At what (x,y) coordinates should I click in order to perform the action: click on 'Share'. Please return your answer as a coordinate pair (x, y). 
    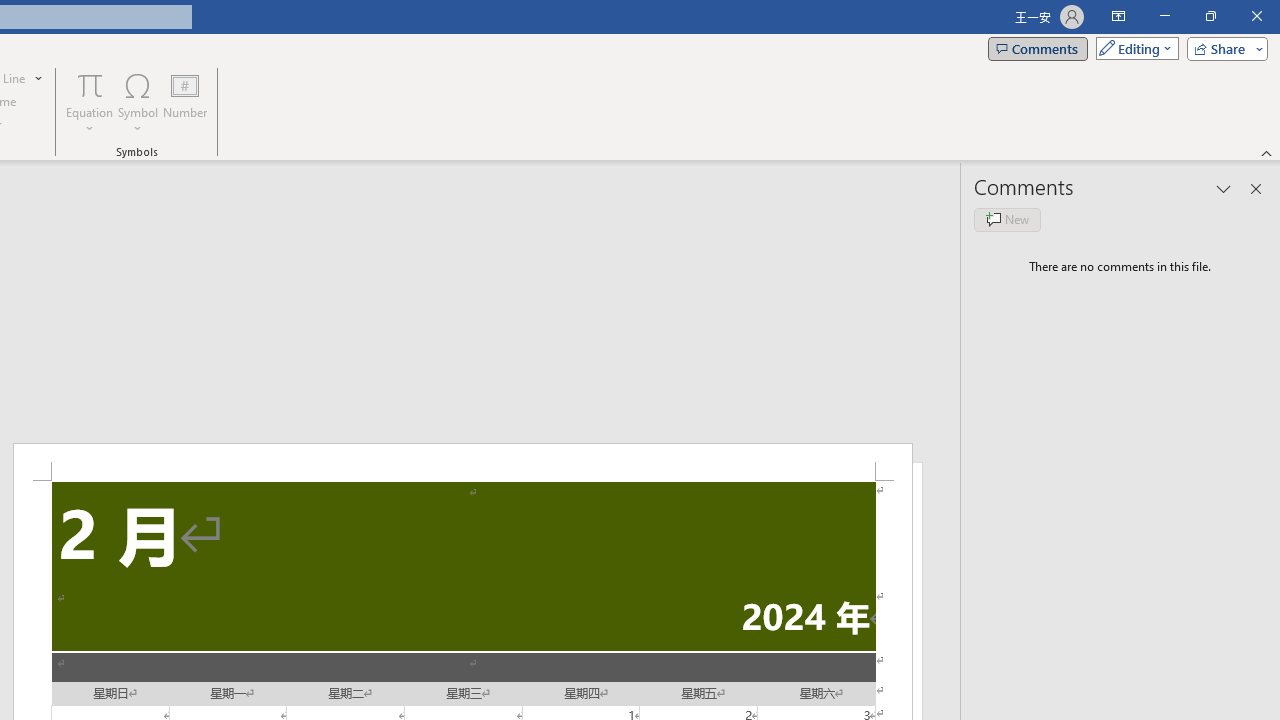
    Looking at the image, I should click on (1222, 47).